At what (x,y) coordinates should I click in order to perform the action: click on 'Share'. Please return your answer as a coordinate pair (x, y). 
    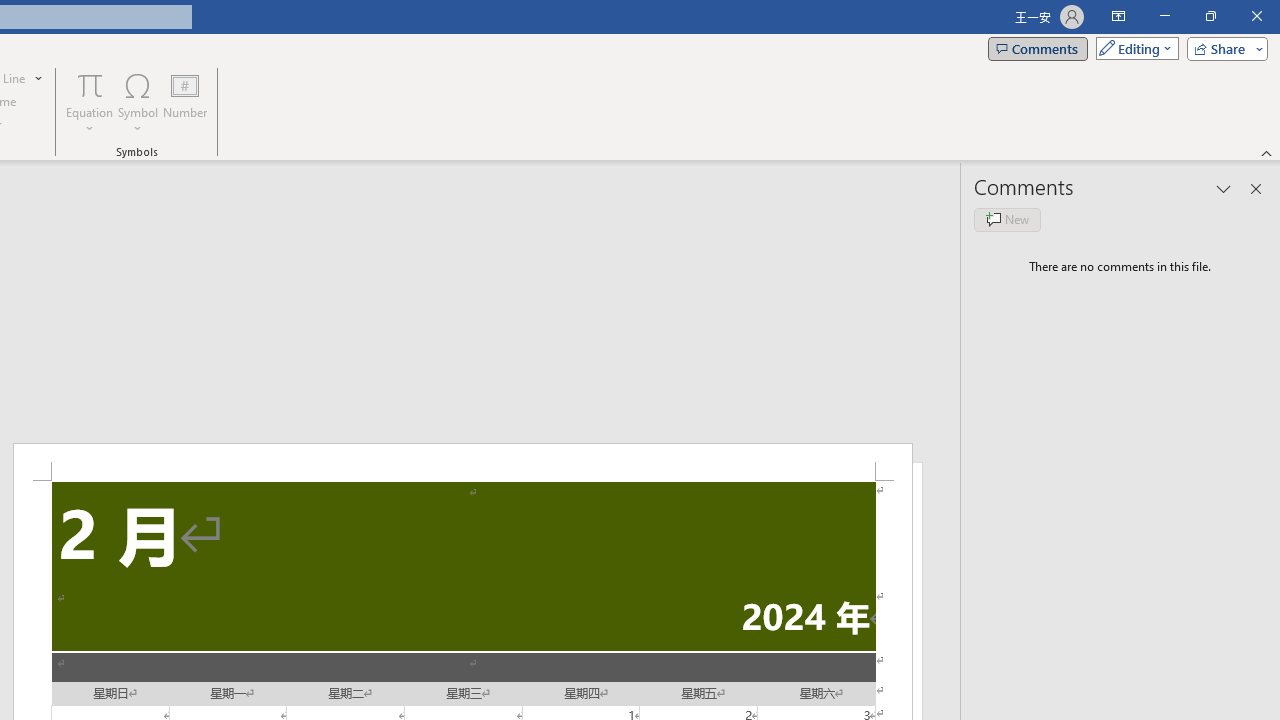
    Looking at the image, I should click on (1222, 47).